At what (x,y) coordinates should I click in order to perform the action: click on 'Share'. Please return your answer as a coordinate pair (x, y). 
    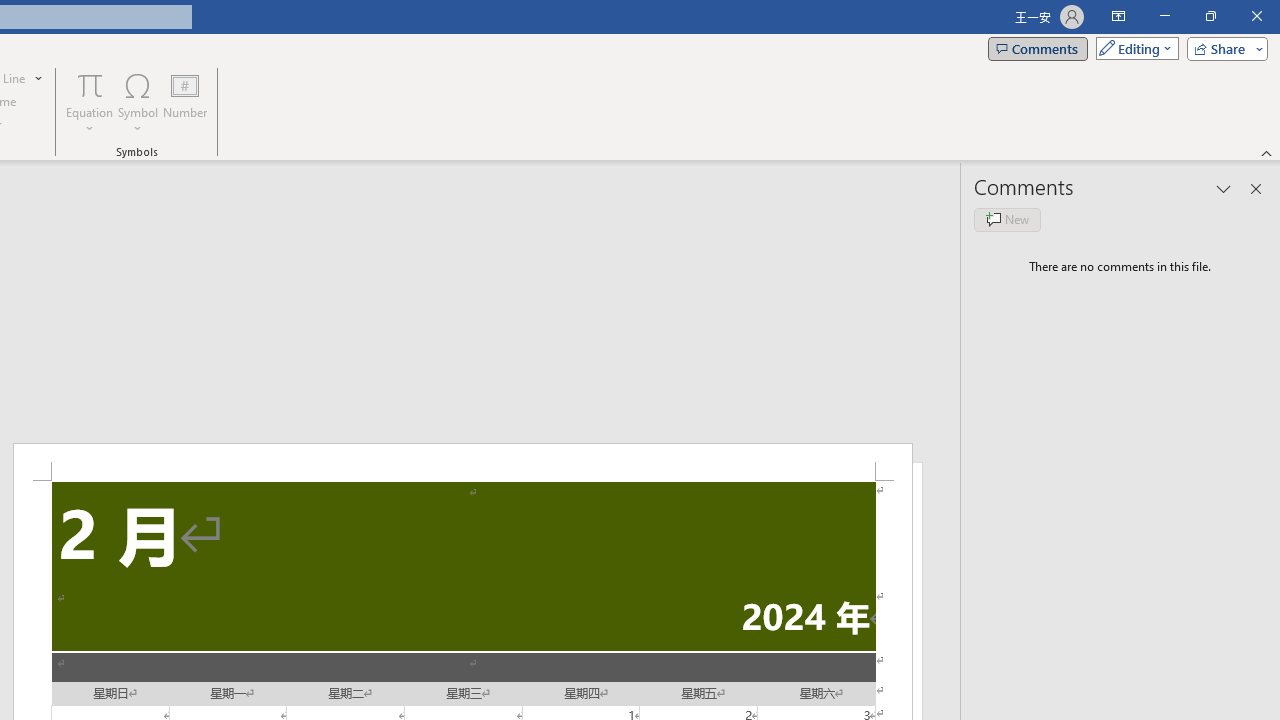
    Looking at the image, I should click on (1222, 47).